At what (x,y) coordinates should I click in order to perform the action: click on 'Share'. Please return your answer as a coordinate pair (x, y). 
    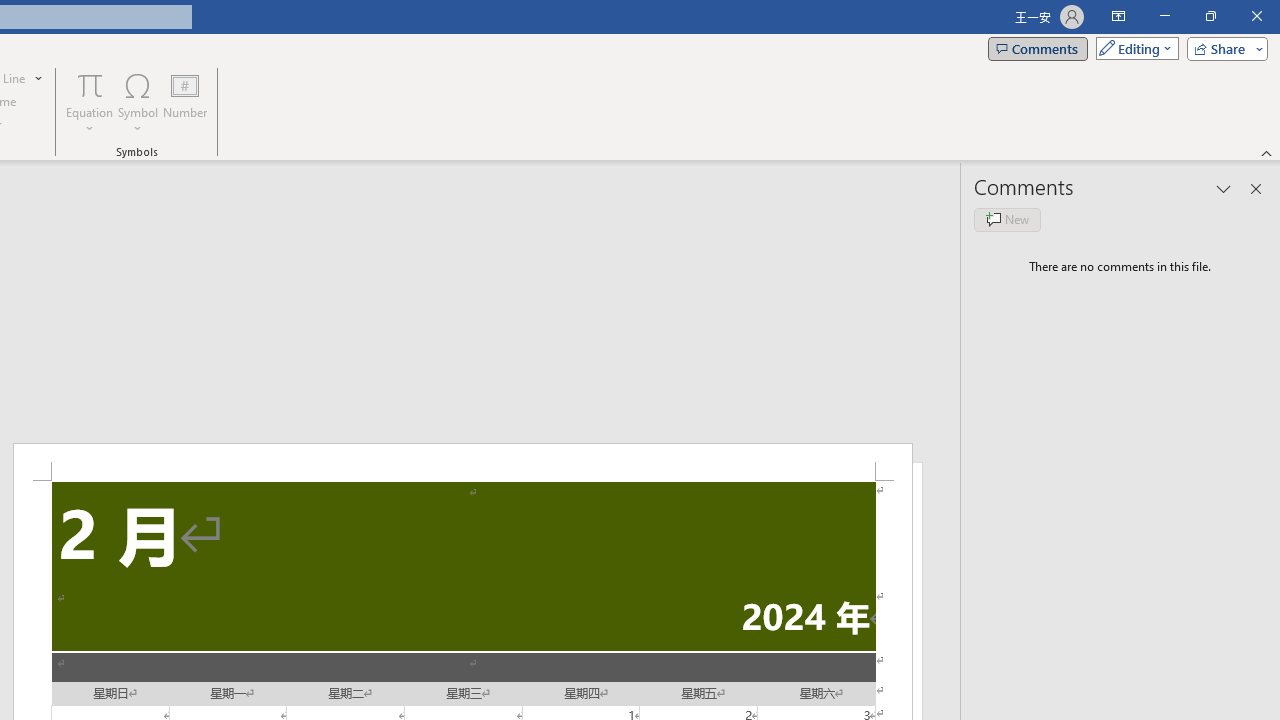
    Looking at the image, I should click on (1222, 47).